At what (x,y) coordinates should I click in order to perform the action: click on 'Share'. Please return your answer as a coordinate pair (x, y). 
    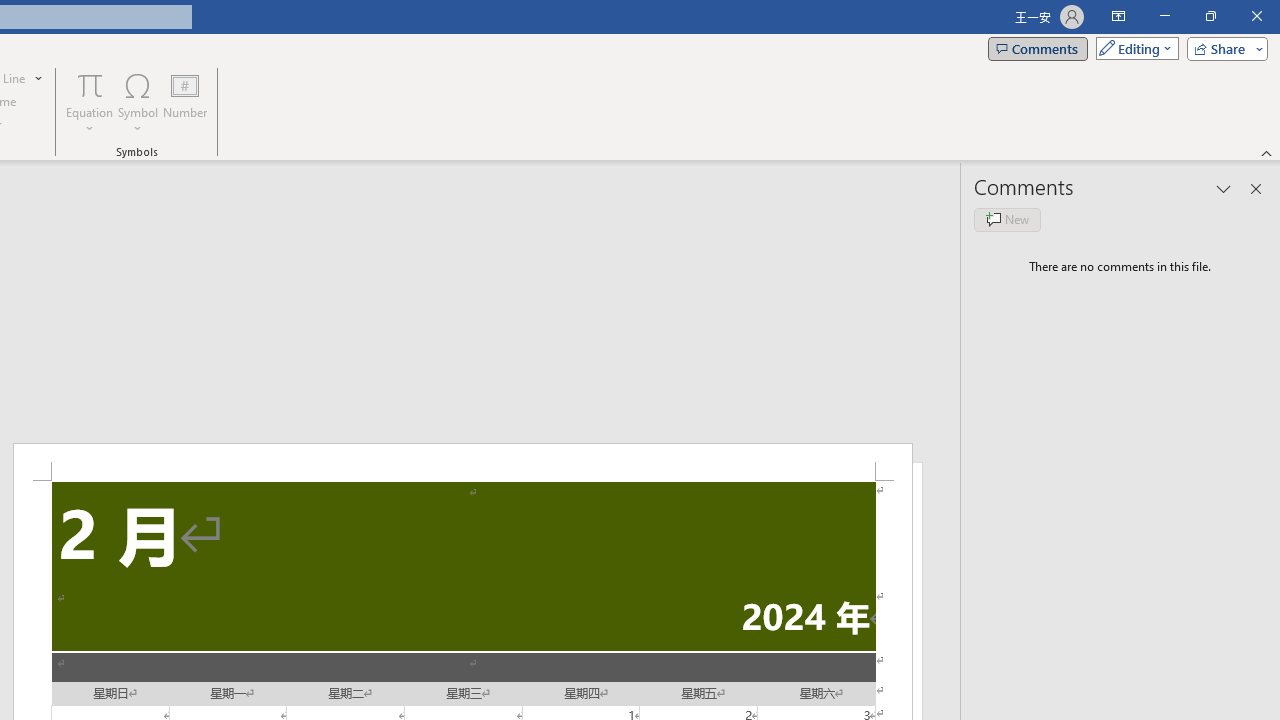
    Looking at the image, I should click on (1222, 47).